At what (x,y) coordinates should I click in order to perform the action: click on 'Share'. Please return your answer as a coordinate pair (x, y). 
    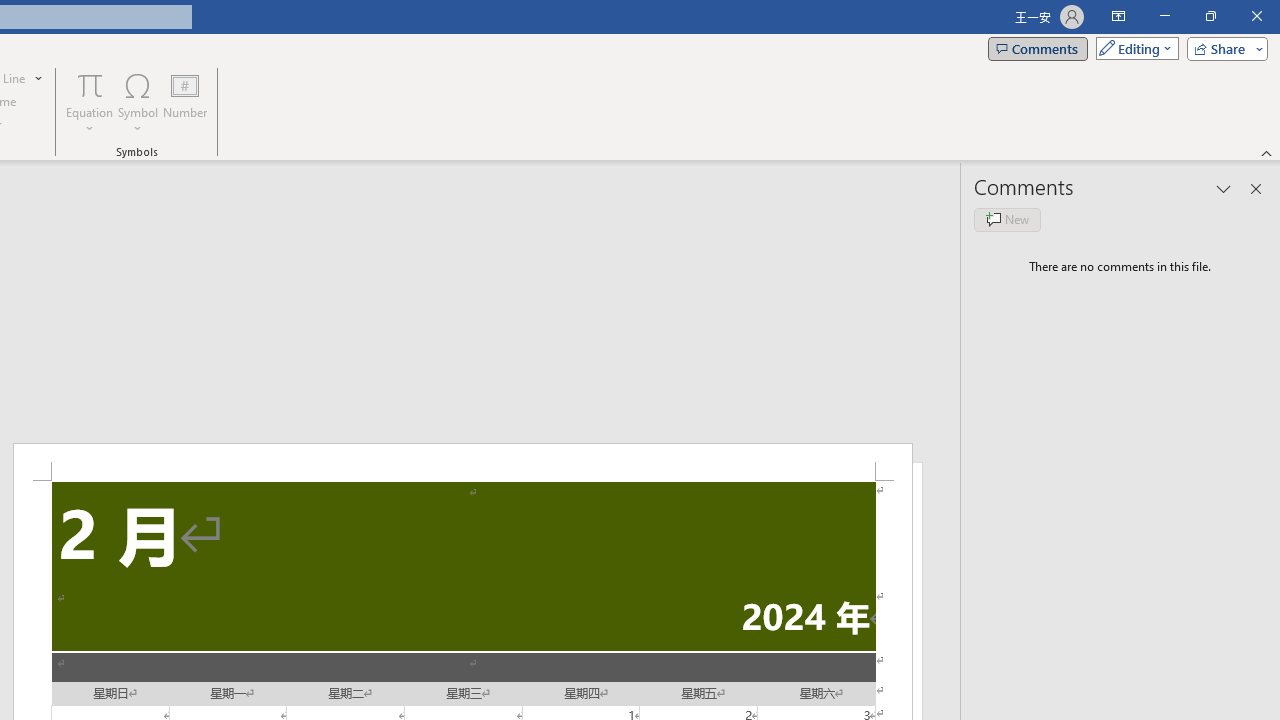
    Looking at the image, I should click on (1222, 47).